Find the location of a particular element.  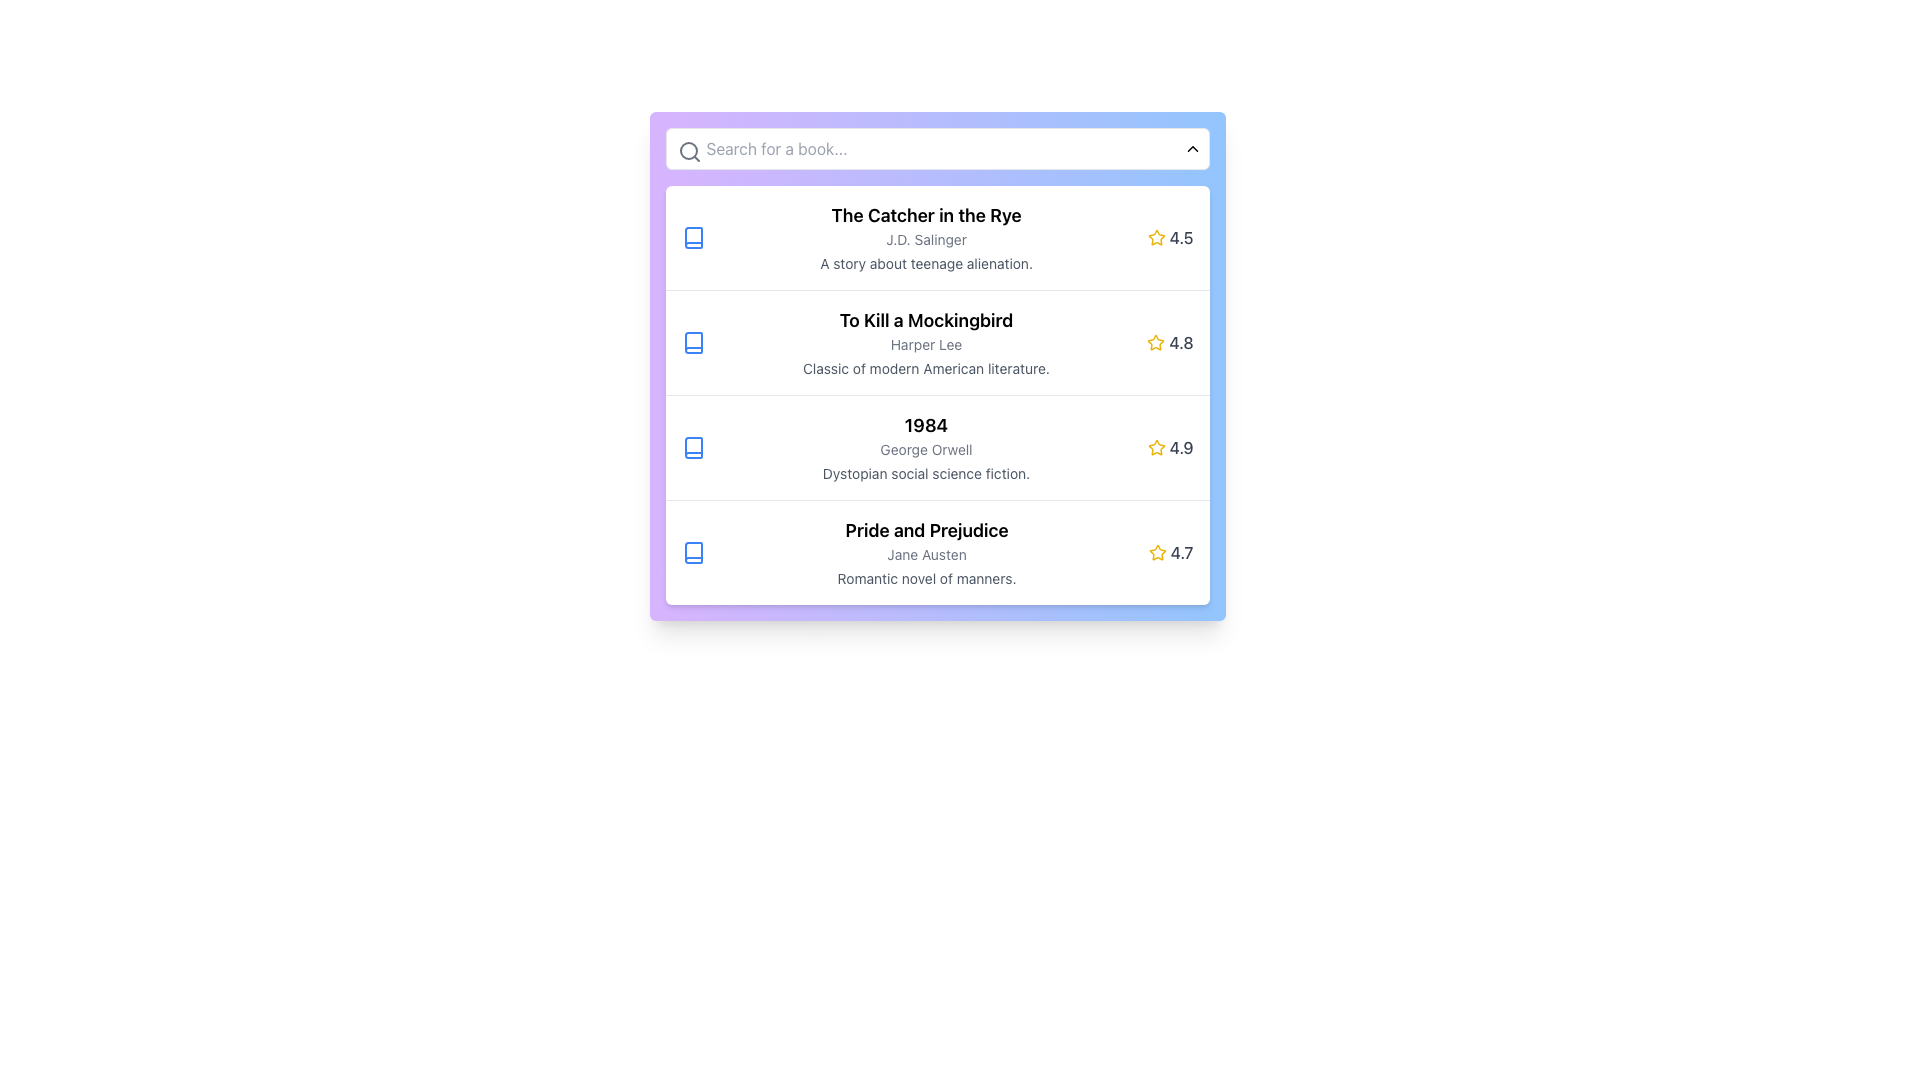

the button at the top-right corner of the search bar is located at coordinates (1192, 148).